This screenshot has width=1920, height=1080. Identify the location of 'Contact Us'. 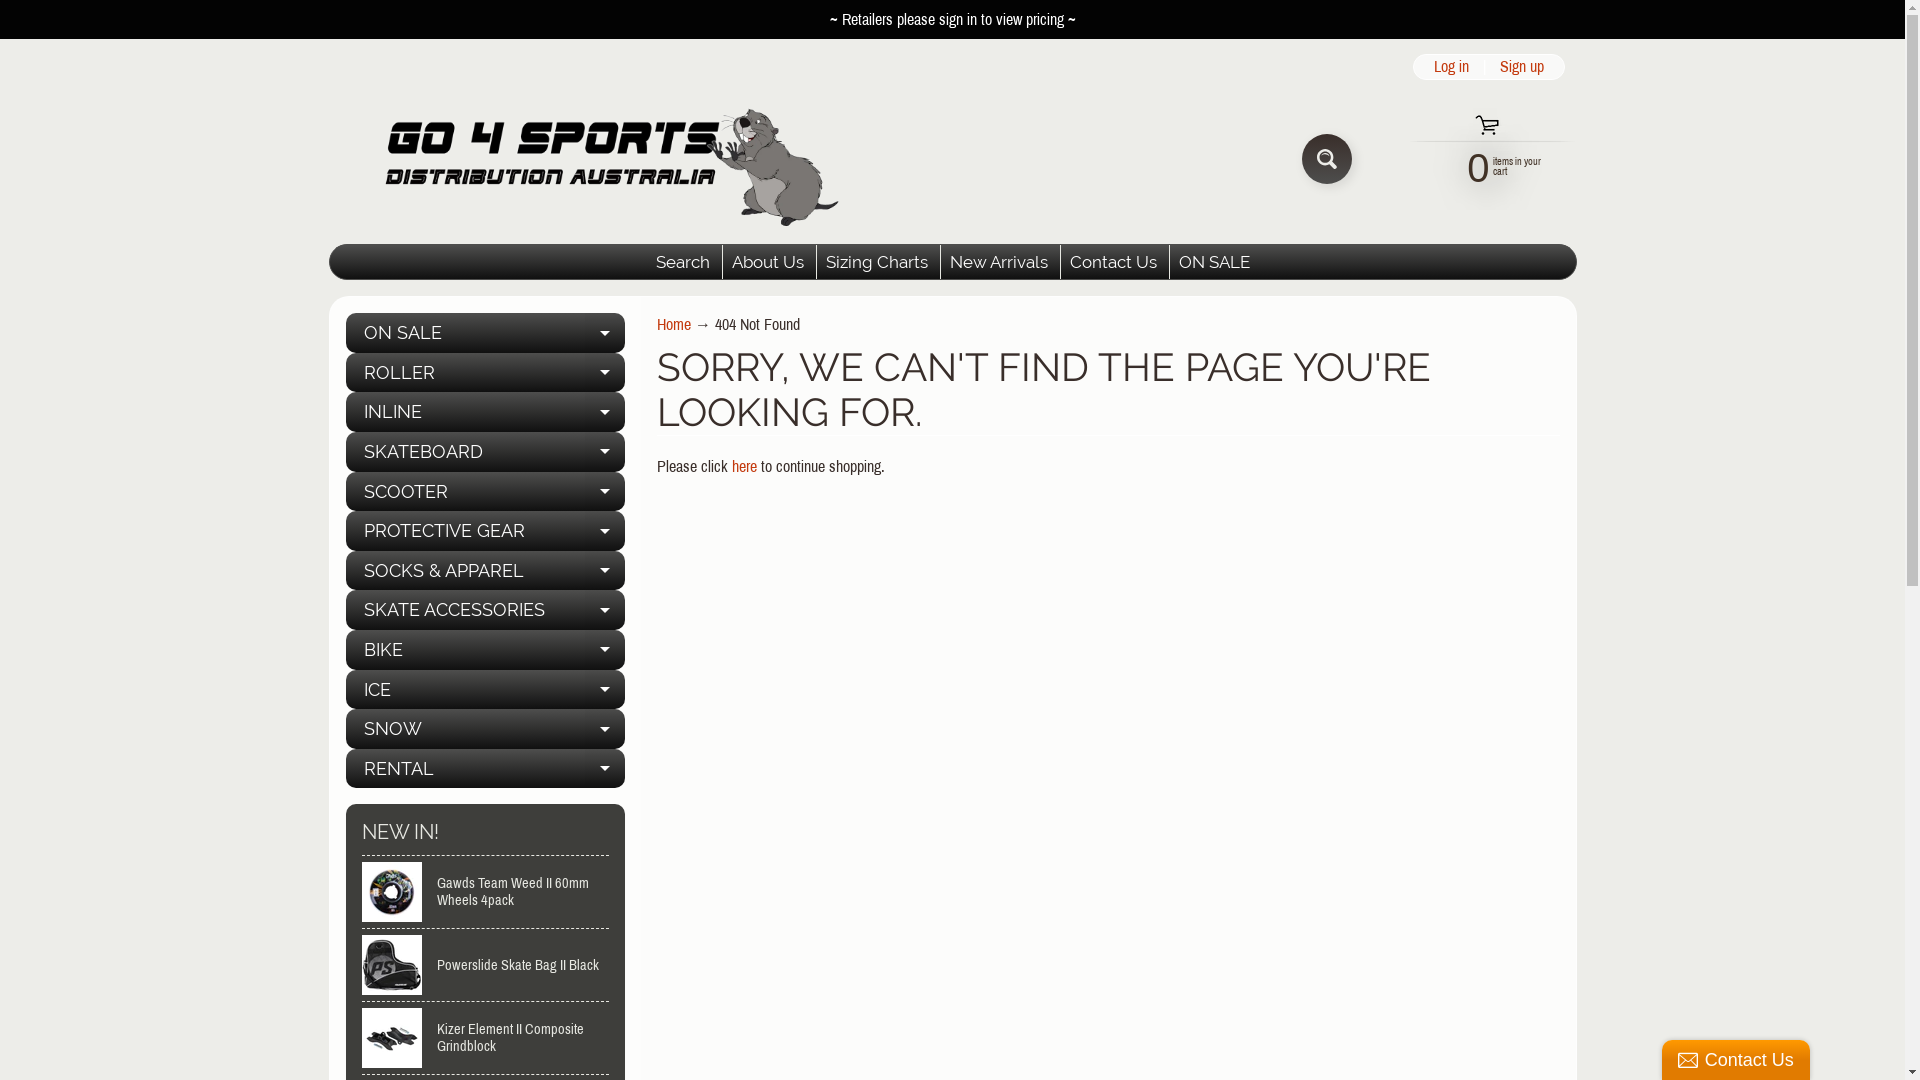
(1112, 261).